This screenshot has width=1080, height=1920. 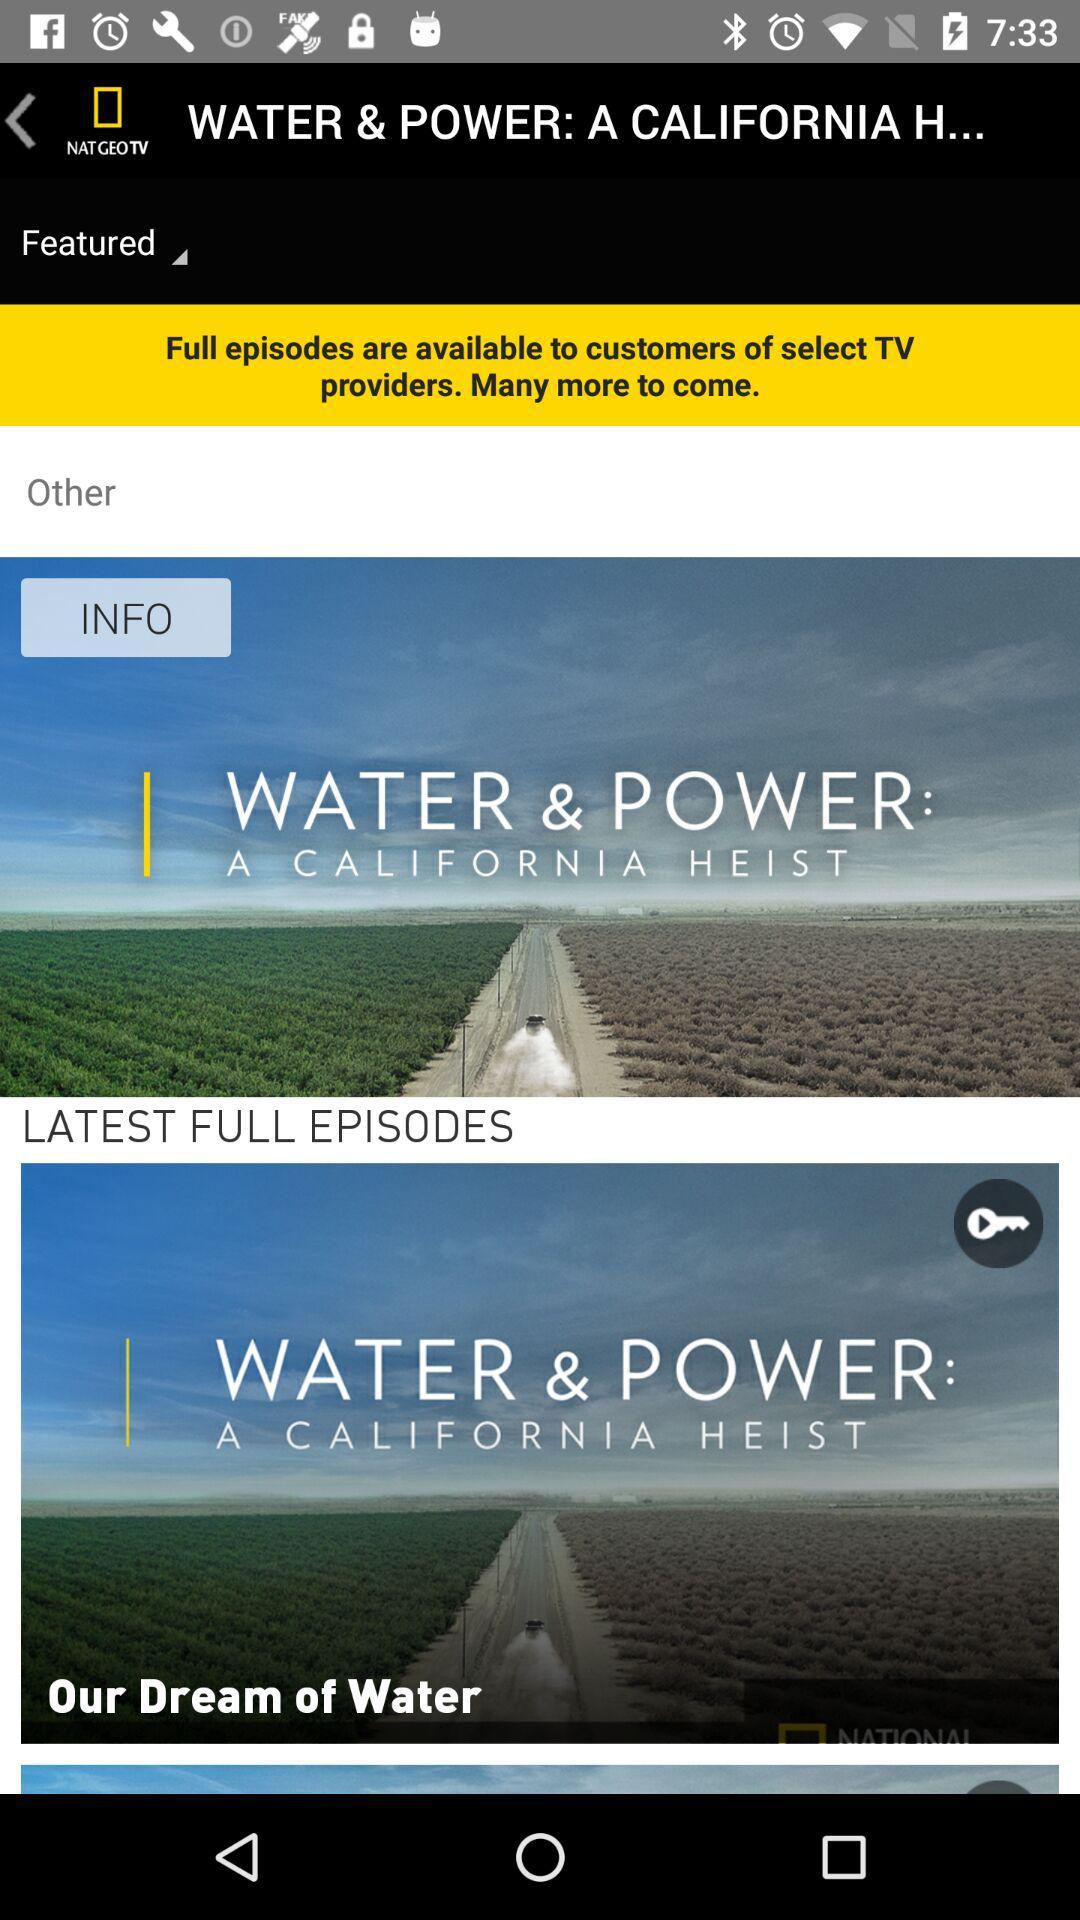 I want to click on item to the left of water power a item, so click(x=108, y=119).